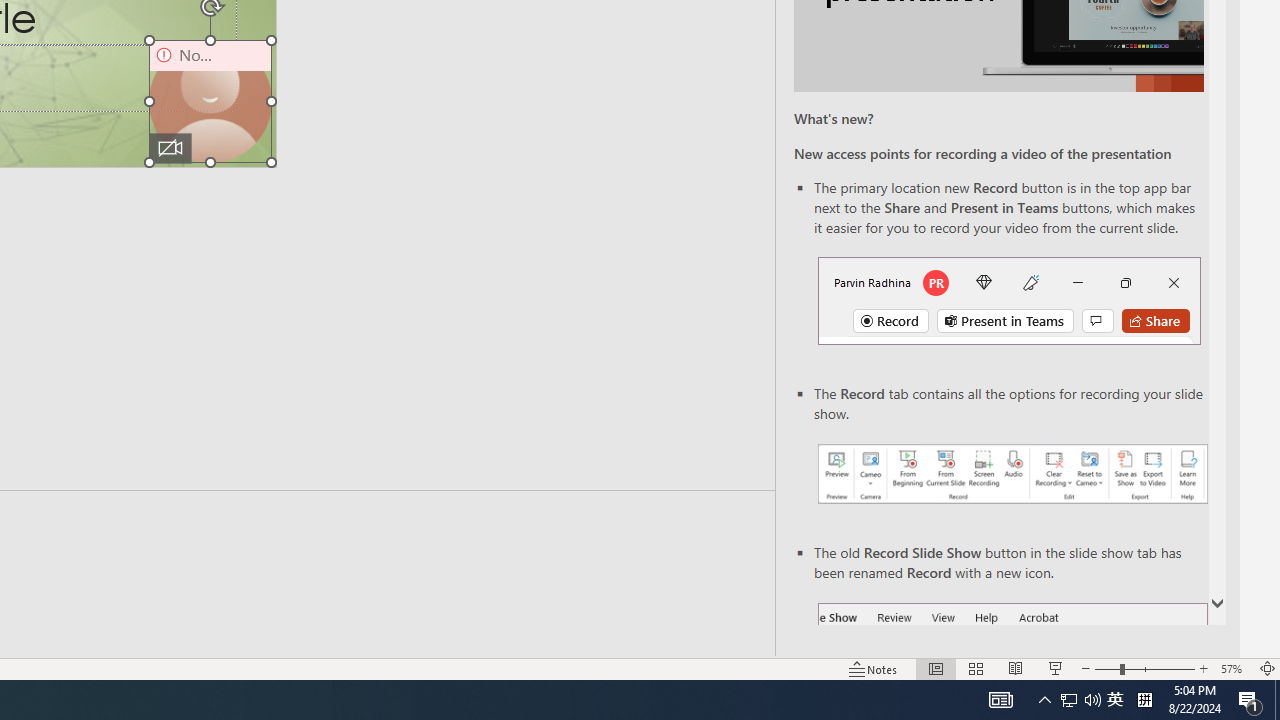  Describe the element at coordinates (1233, 669) in the screenshot. I see `'Zoom 57%'` at that location.